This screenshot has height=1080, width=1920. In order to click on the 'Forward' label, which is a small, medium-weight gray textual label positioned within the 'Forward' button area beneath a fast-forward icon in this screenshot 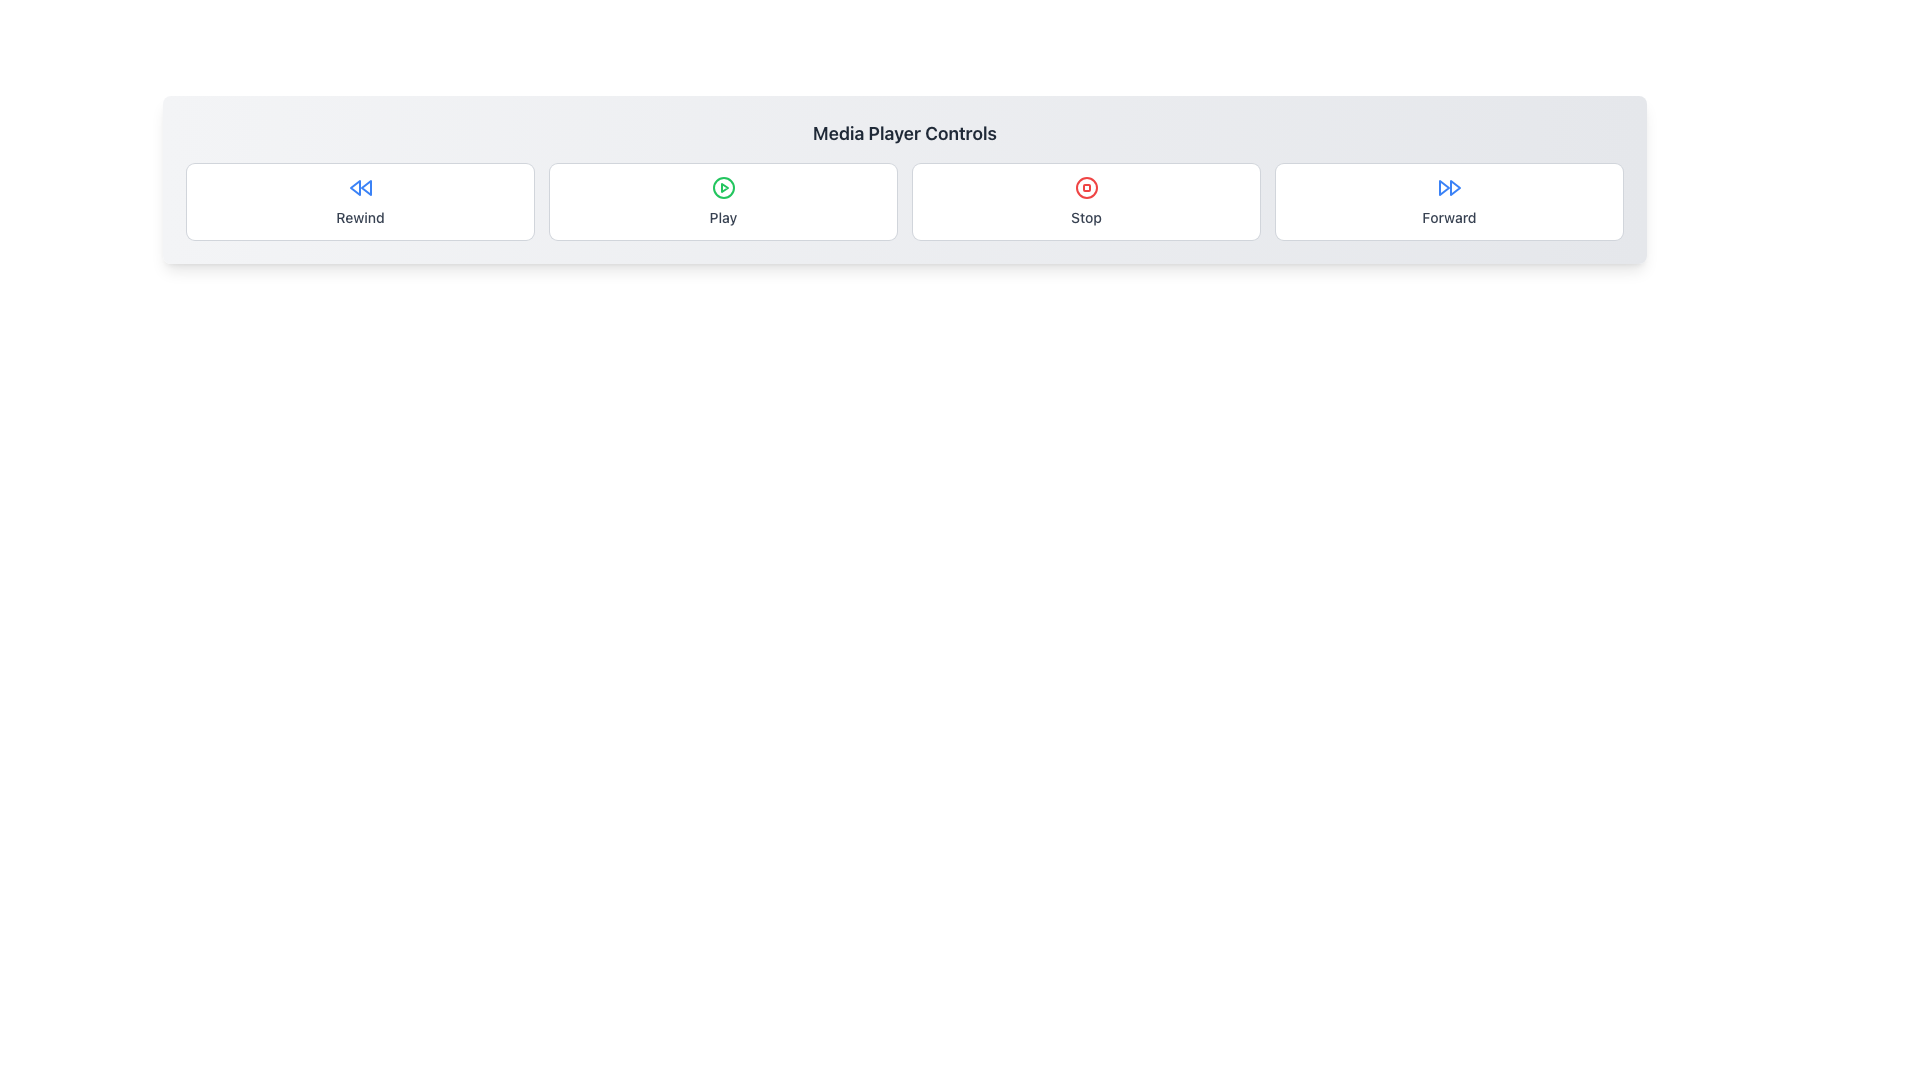, I will do `click(1449, 218)`.